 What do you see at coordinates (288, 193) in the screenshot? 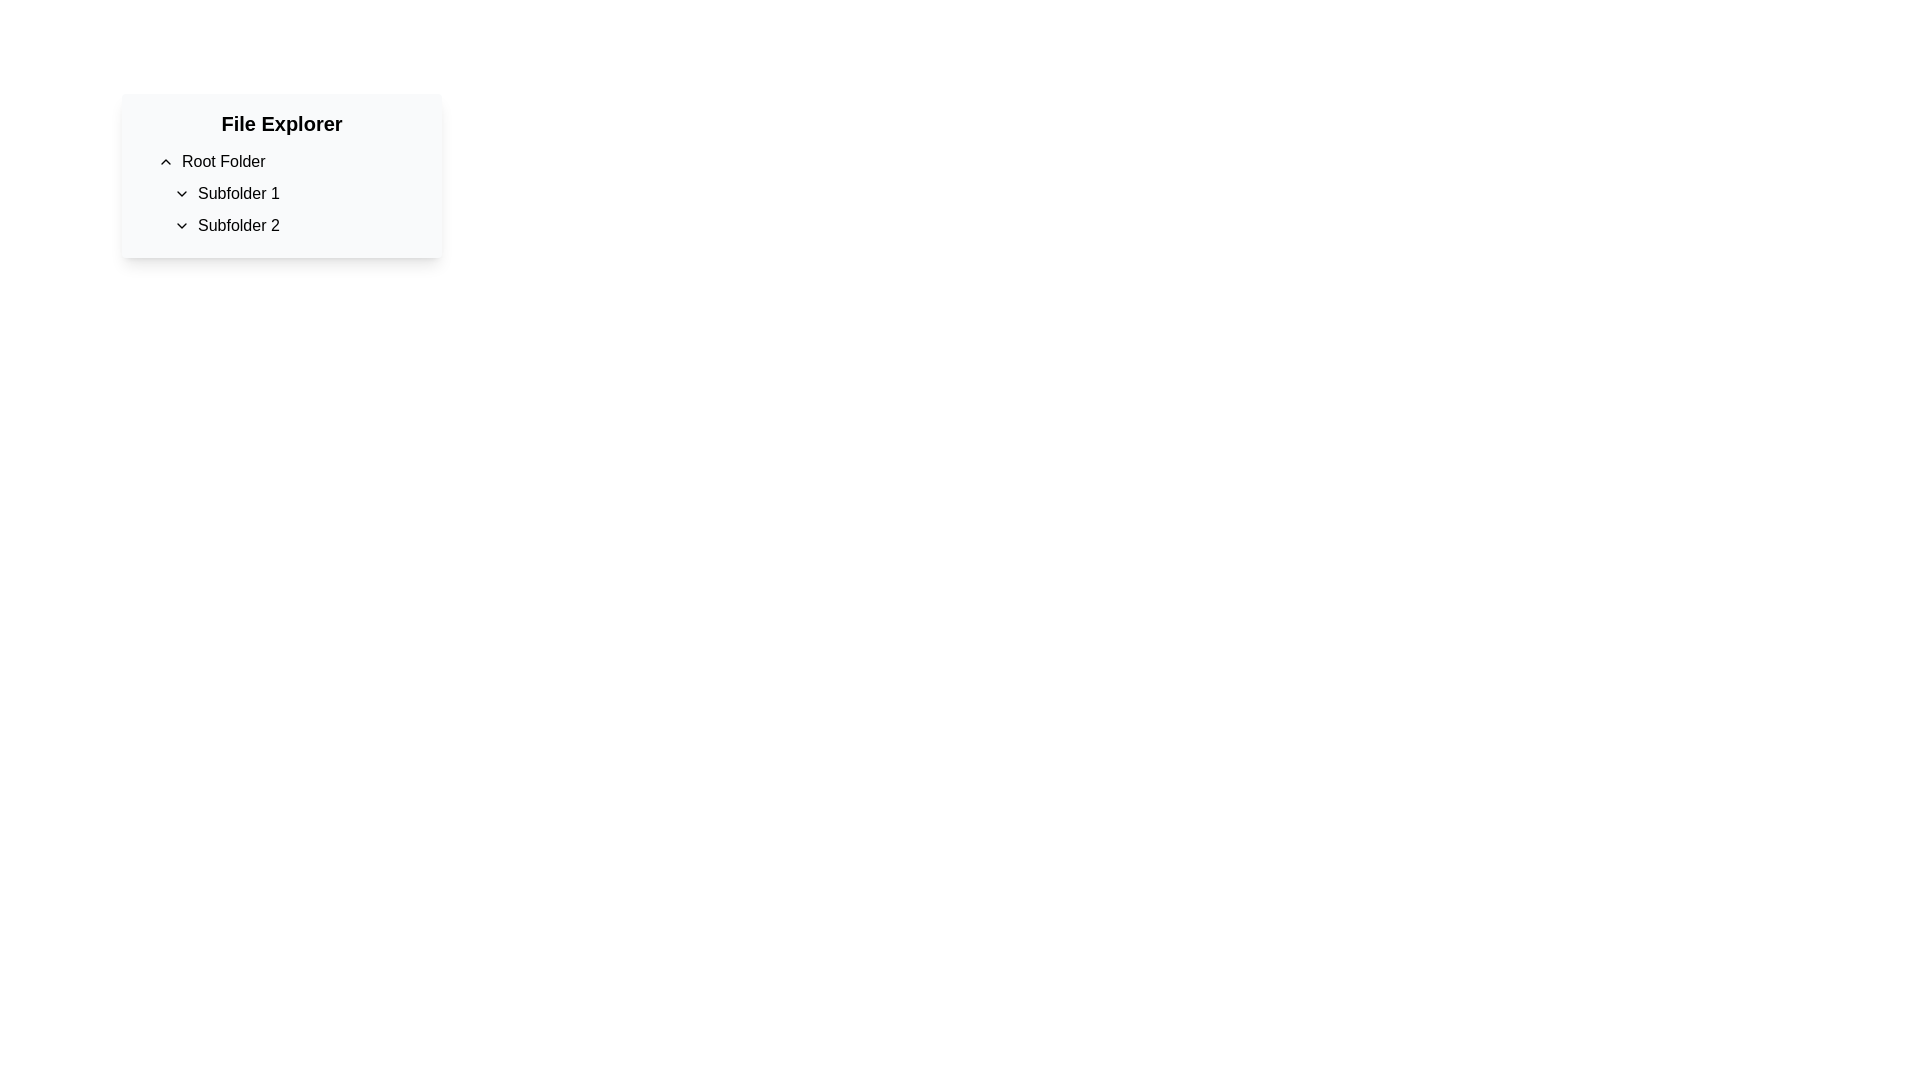
I see `the Hierarchical List element located in the 'File Explorer' section` at bounding box center [288, 193].